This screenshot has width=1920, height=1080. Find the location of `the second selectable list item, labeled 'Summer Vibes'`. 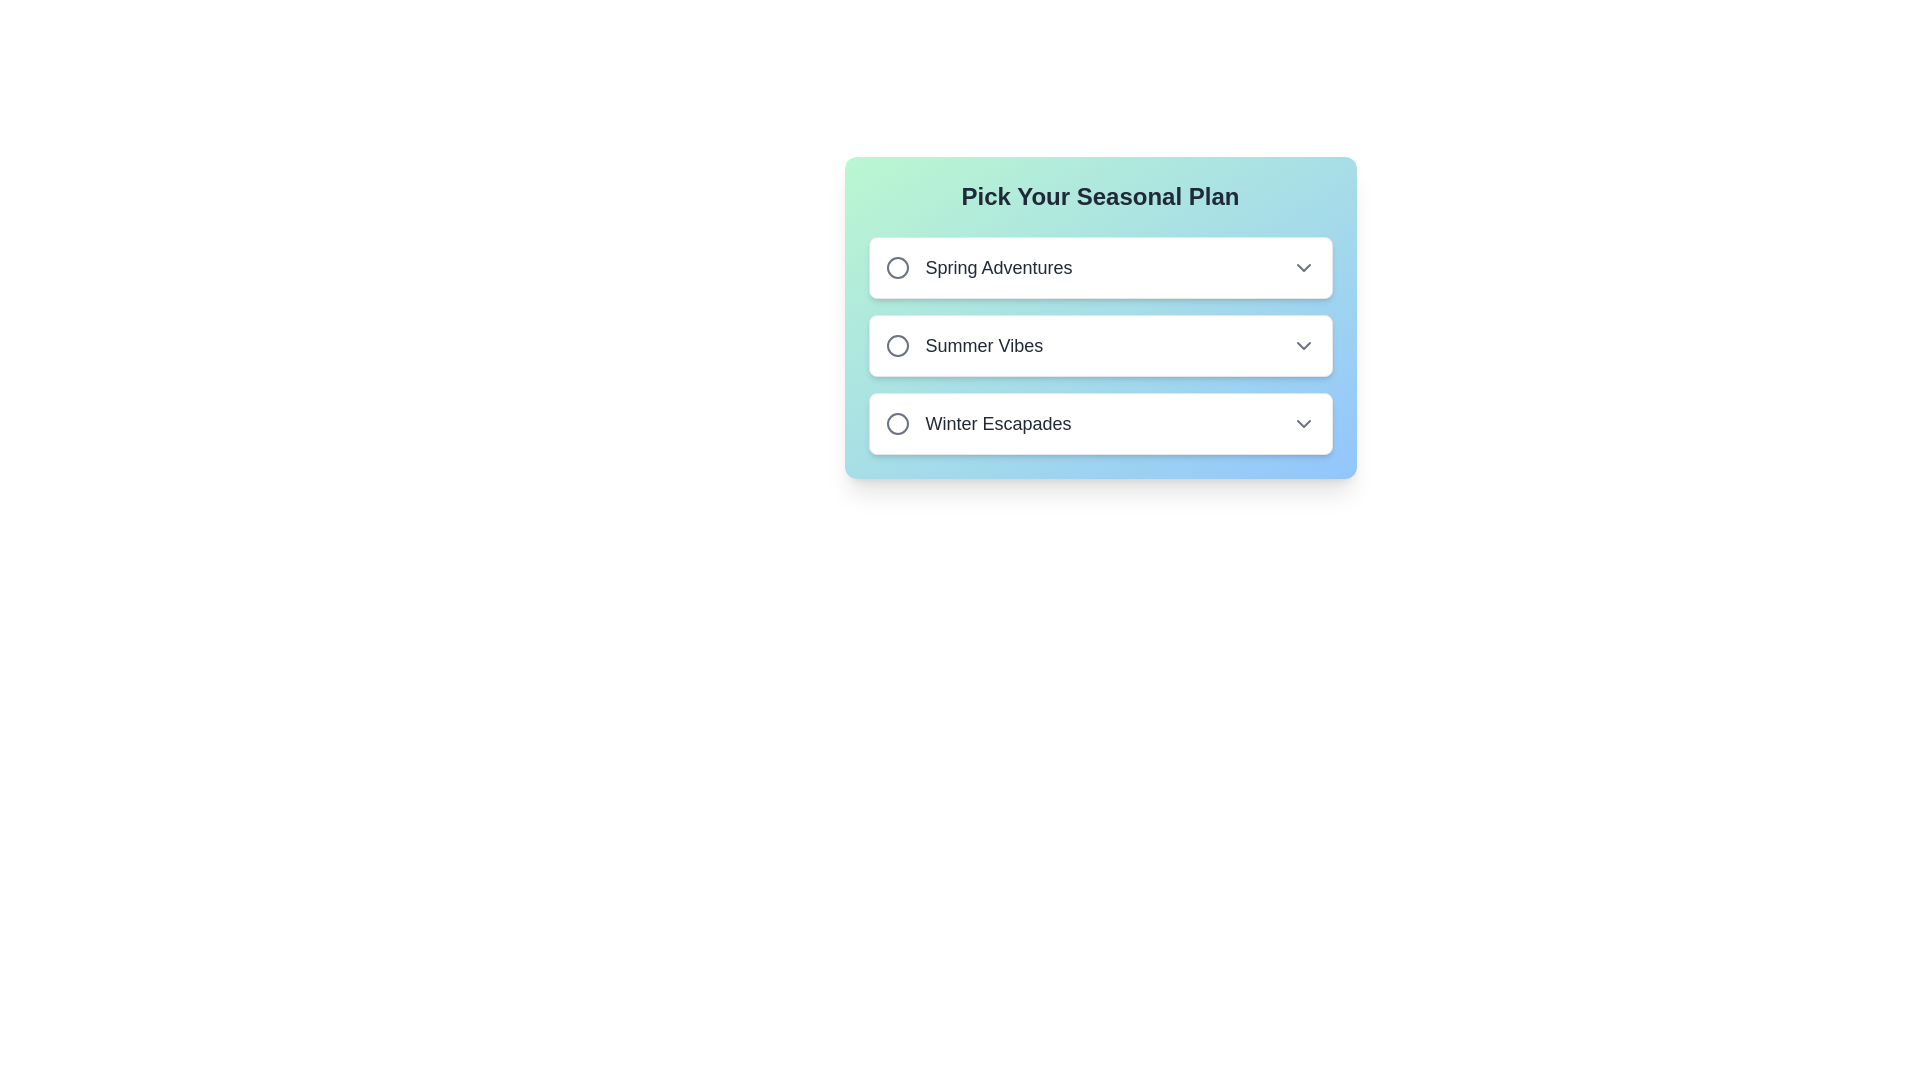

the second selectable list item, labeled 'Summer Vibes' is located at coordinates (964, 345).